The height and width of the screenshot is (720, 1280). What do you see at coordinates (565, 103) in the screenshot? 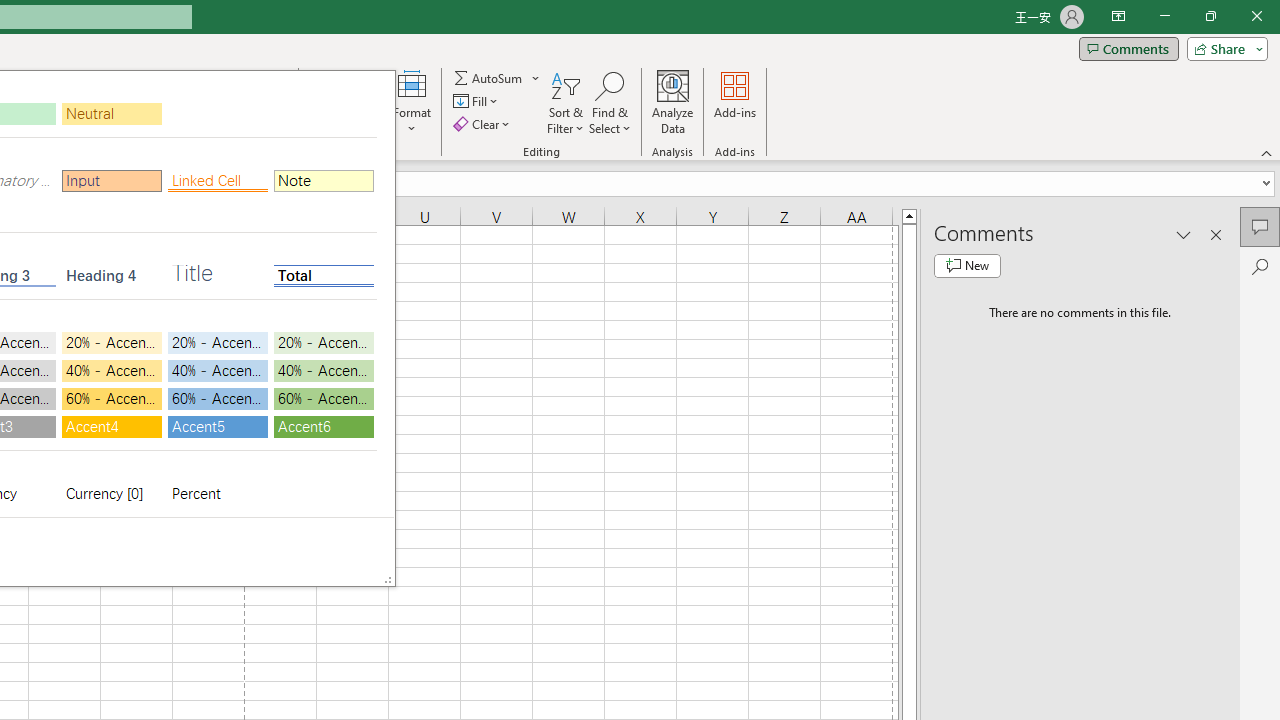
I see `'Sort & Filter'` at bounding box center [565, 103].